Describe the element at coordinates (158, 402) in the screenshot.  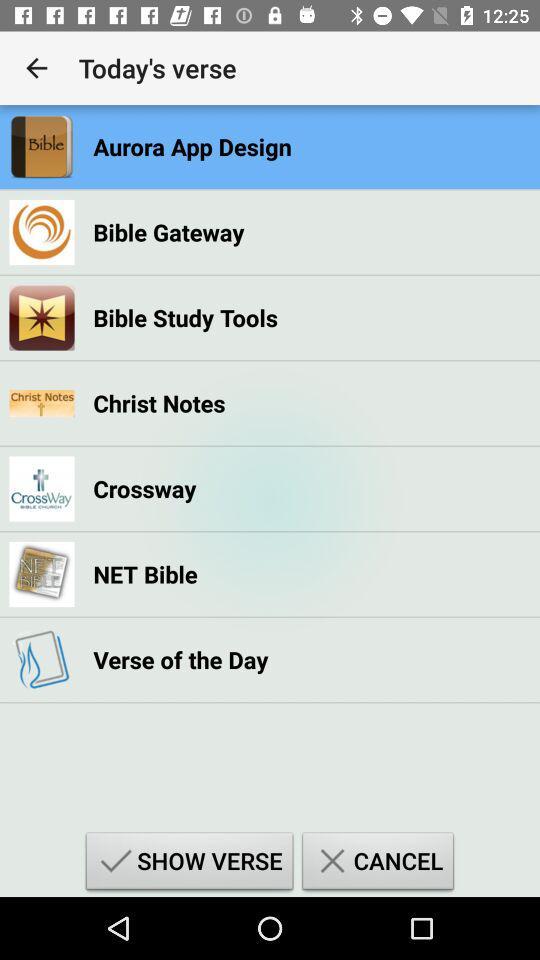
I see `the christ notes item` at that location.